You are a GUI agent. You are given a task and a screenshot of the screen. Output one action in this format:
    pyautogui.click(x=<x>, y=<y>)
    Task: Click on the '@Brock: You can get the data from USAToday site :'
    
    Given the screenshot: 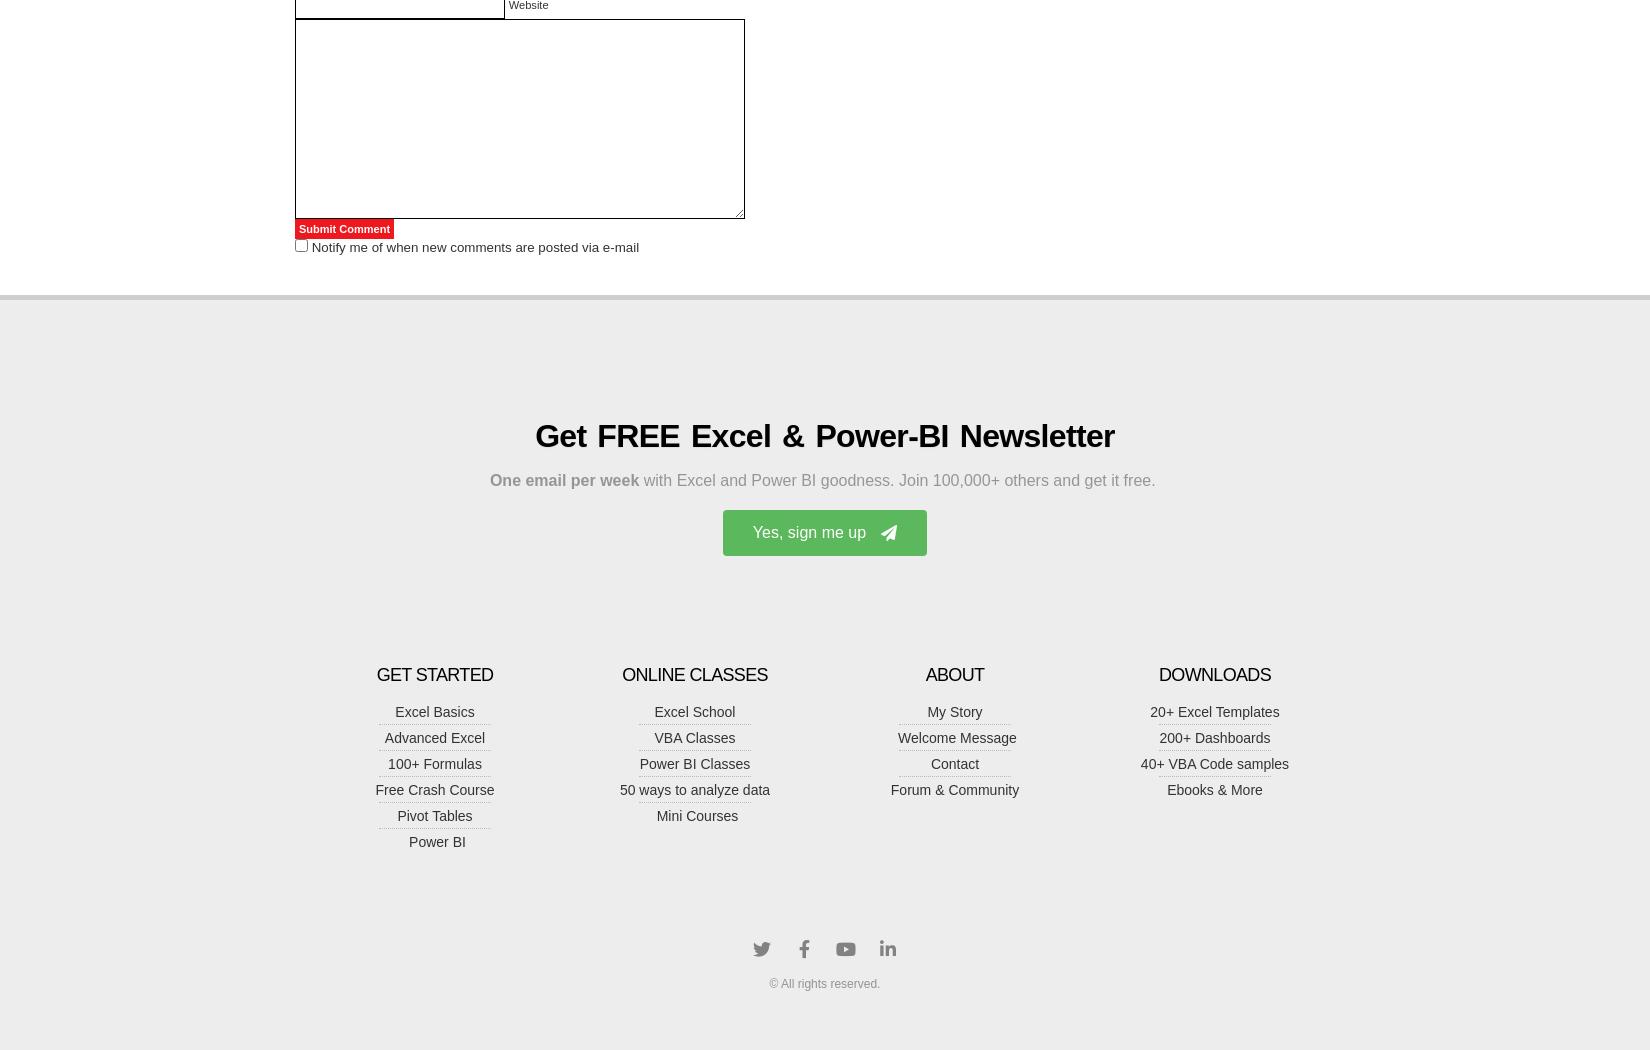 What is the action you would take?
    pyautogui.click(x=309, y=181)
    